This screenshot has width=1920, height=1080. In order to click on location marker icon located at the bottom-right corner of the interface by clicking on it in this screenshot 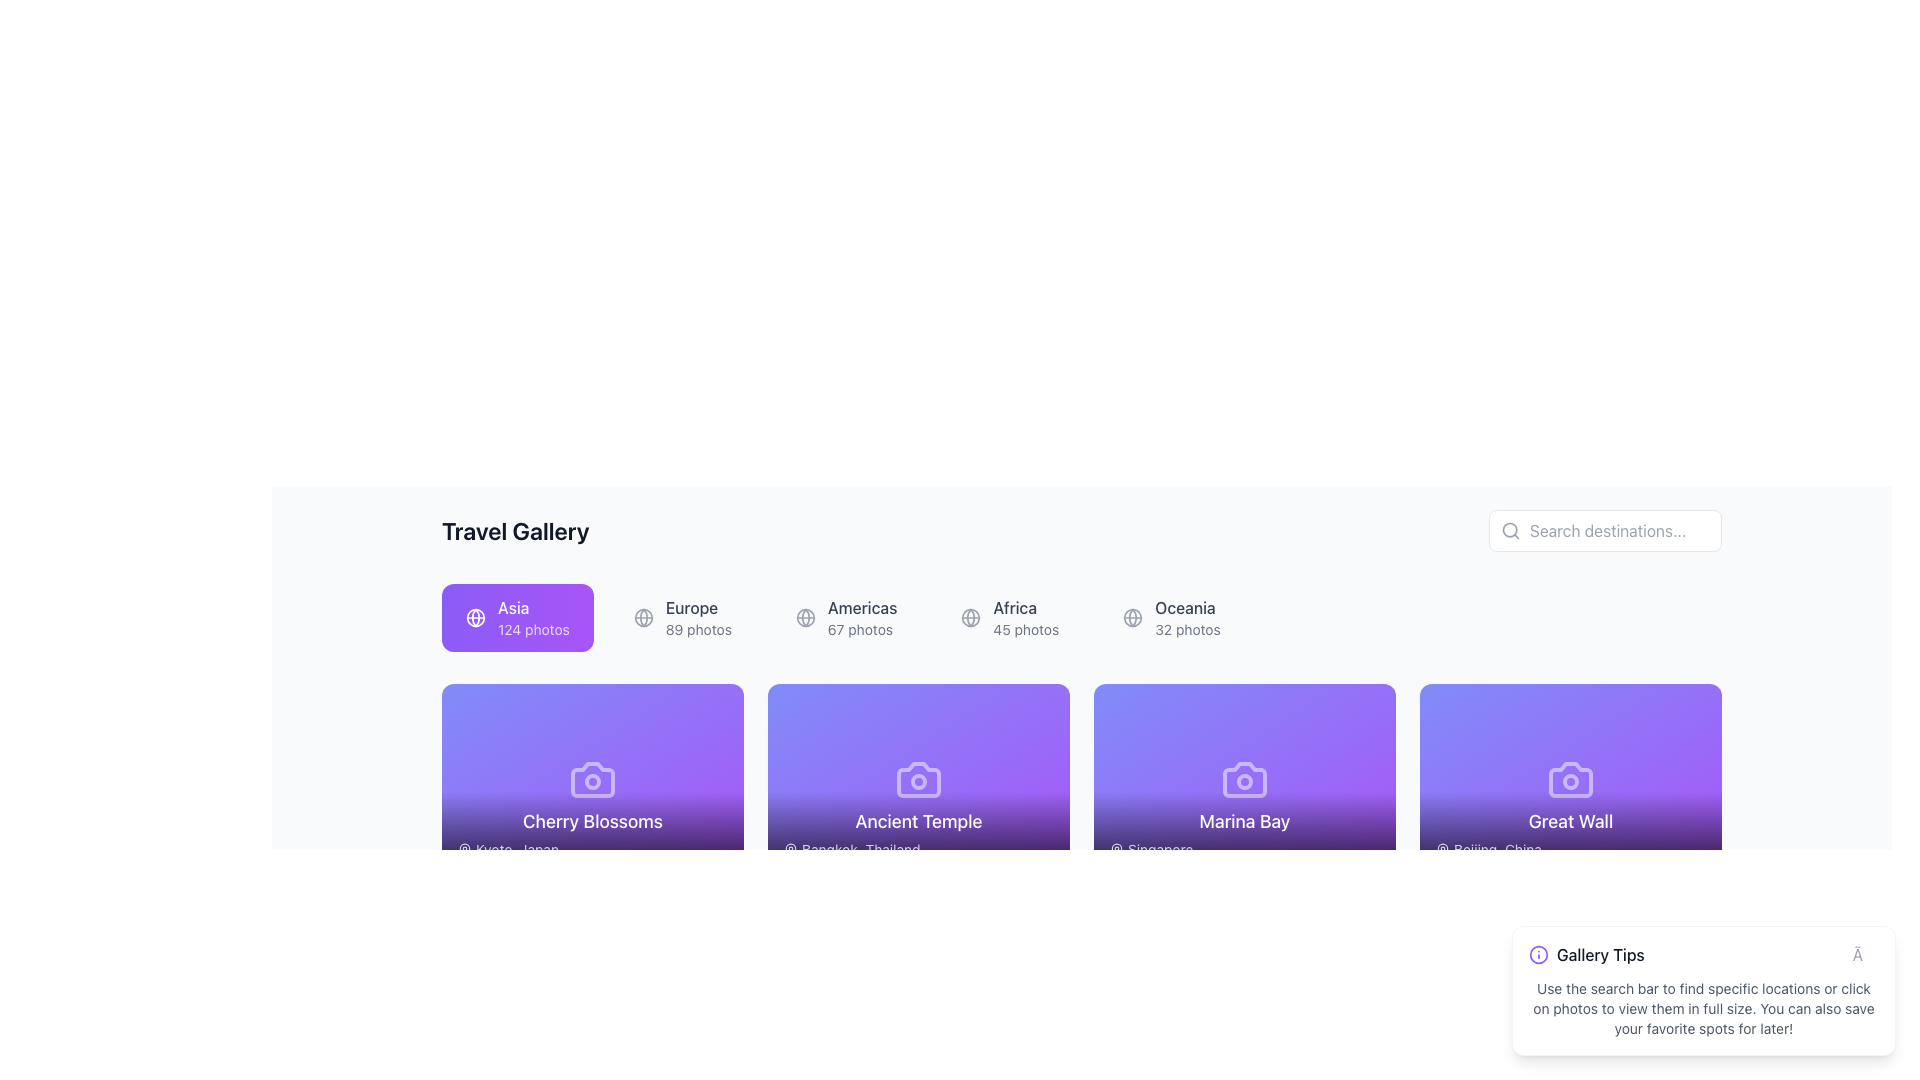, I will do `click(464, 1063)`.